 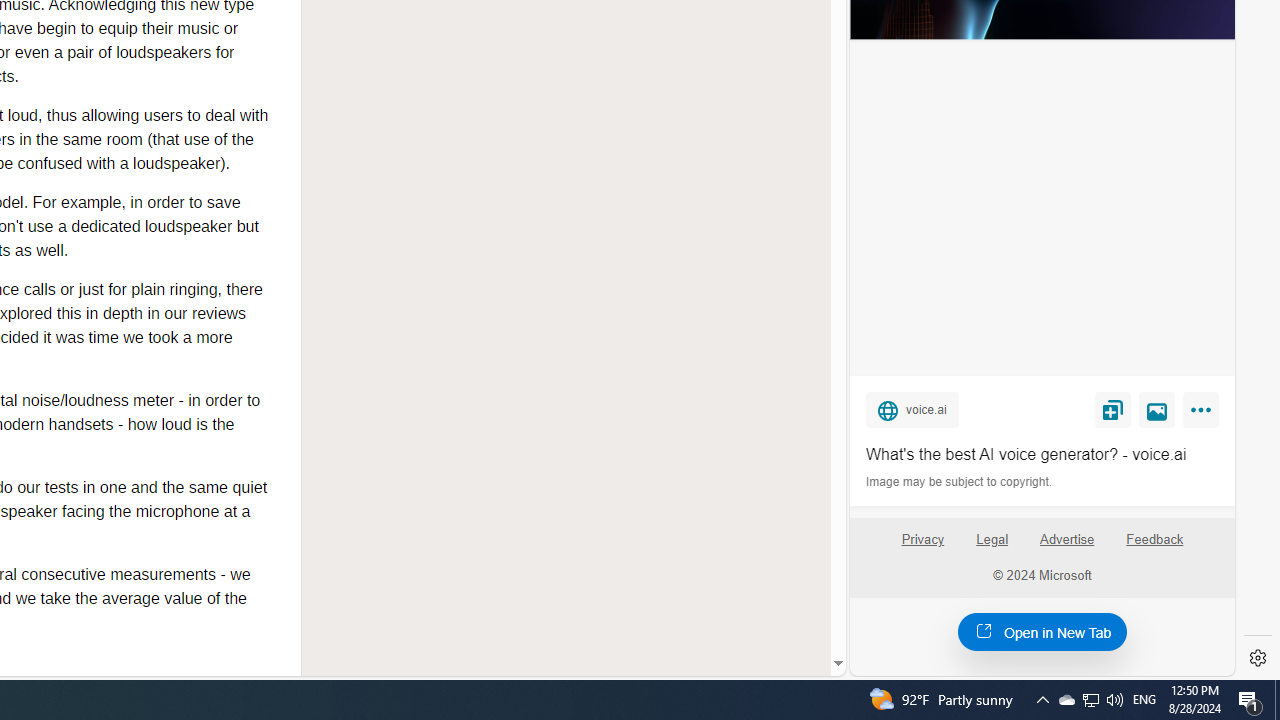 What do you see at coordinates (911, 408) in the screenshot?
I see `'voice.ai'` at bounding box center [911, 408].